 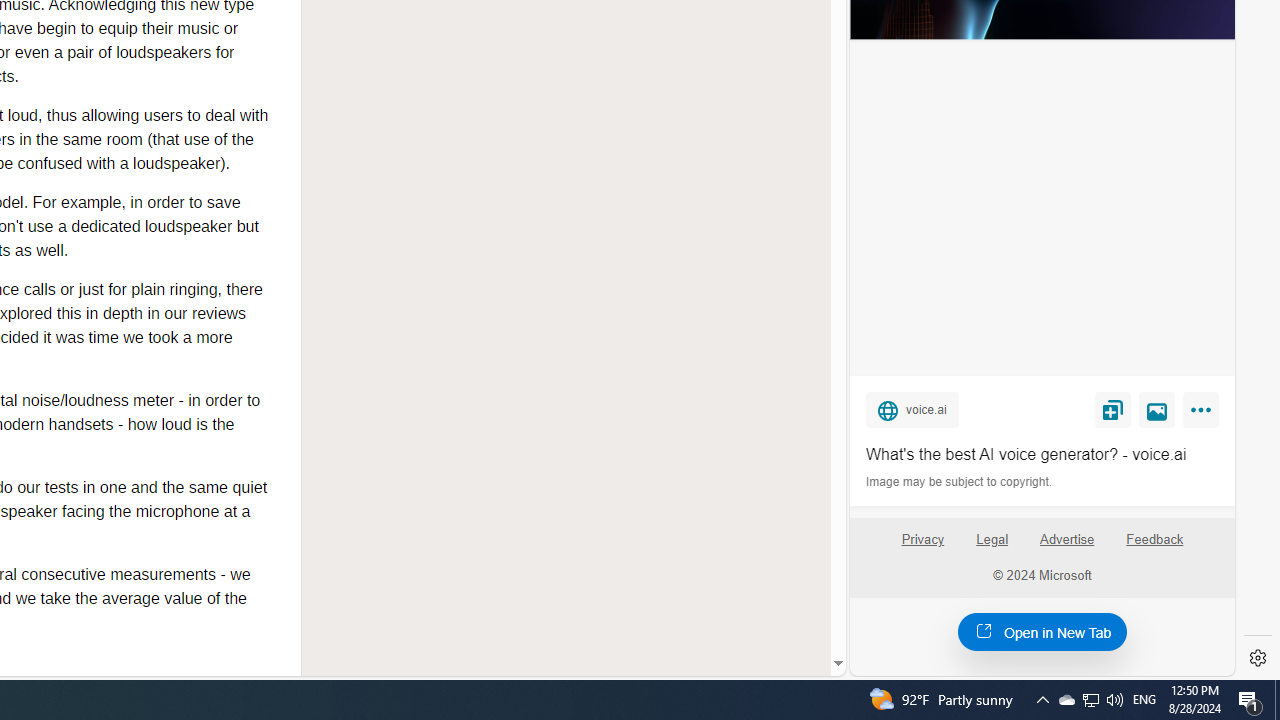 What do you see at coordinates (911, 408) in the screenshot?
I see `'voice.ai'` at bounding box center [911, 408].